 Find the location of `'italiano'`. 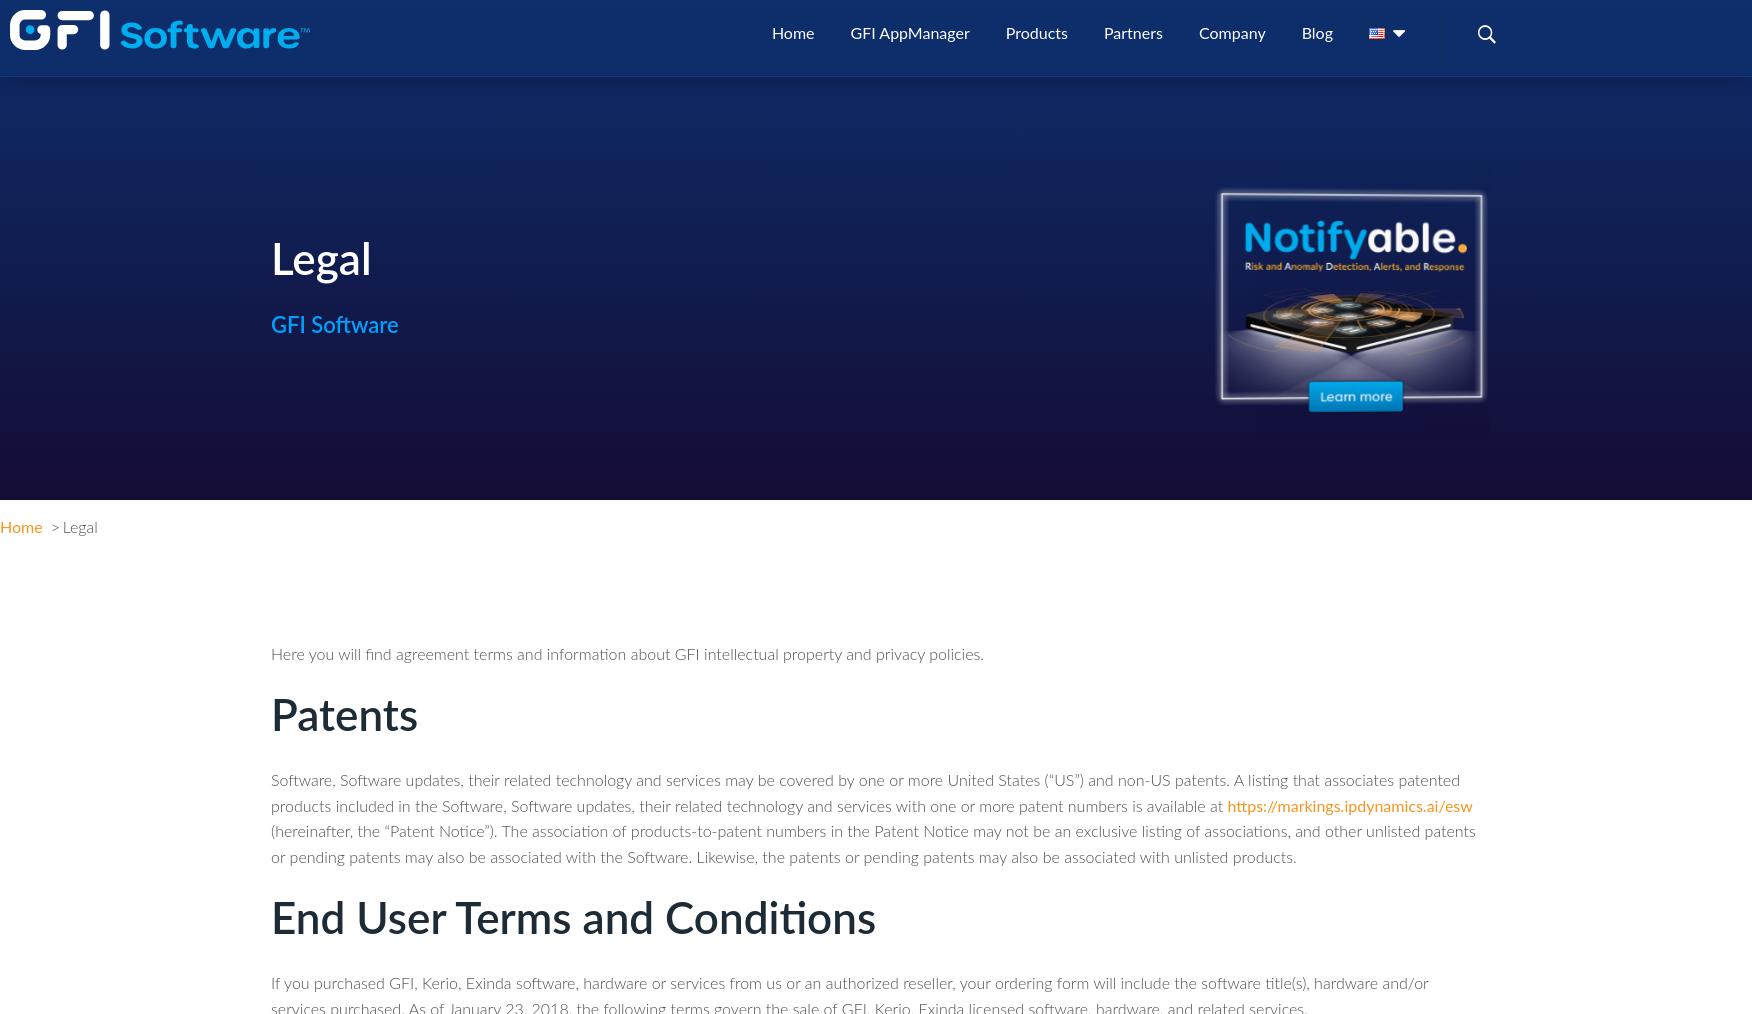

'italiano' is located at coordinates (1185, 350).